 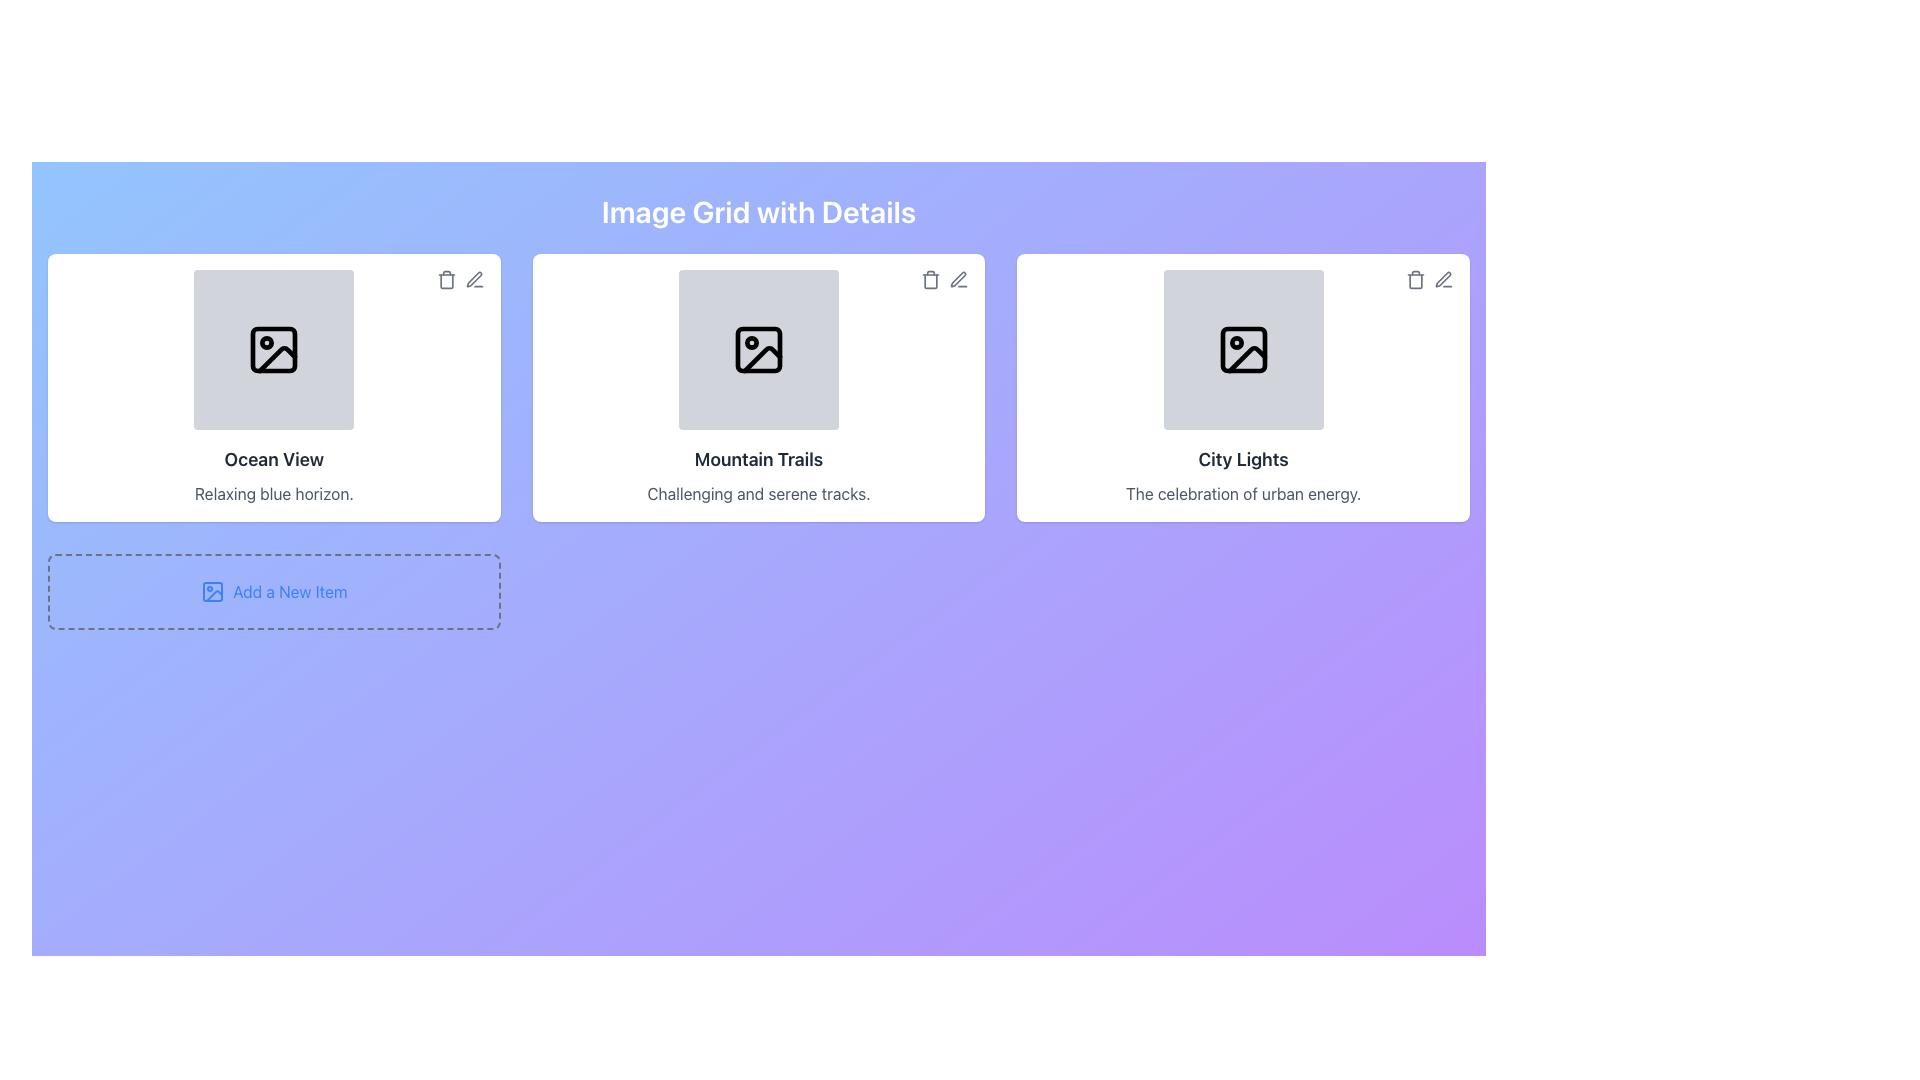 What do you see at coordinates (213, 590) in the screenshot?
I see `the small rectangular icon with rounded corners located inside the dashed outline box labeled 'Add a New Item'` at bounding box center [213, 590].